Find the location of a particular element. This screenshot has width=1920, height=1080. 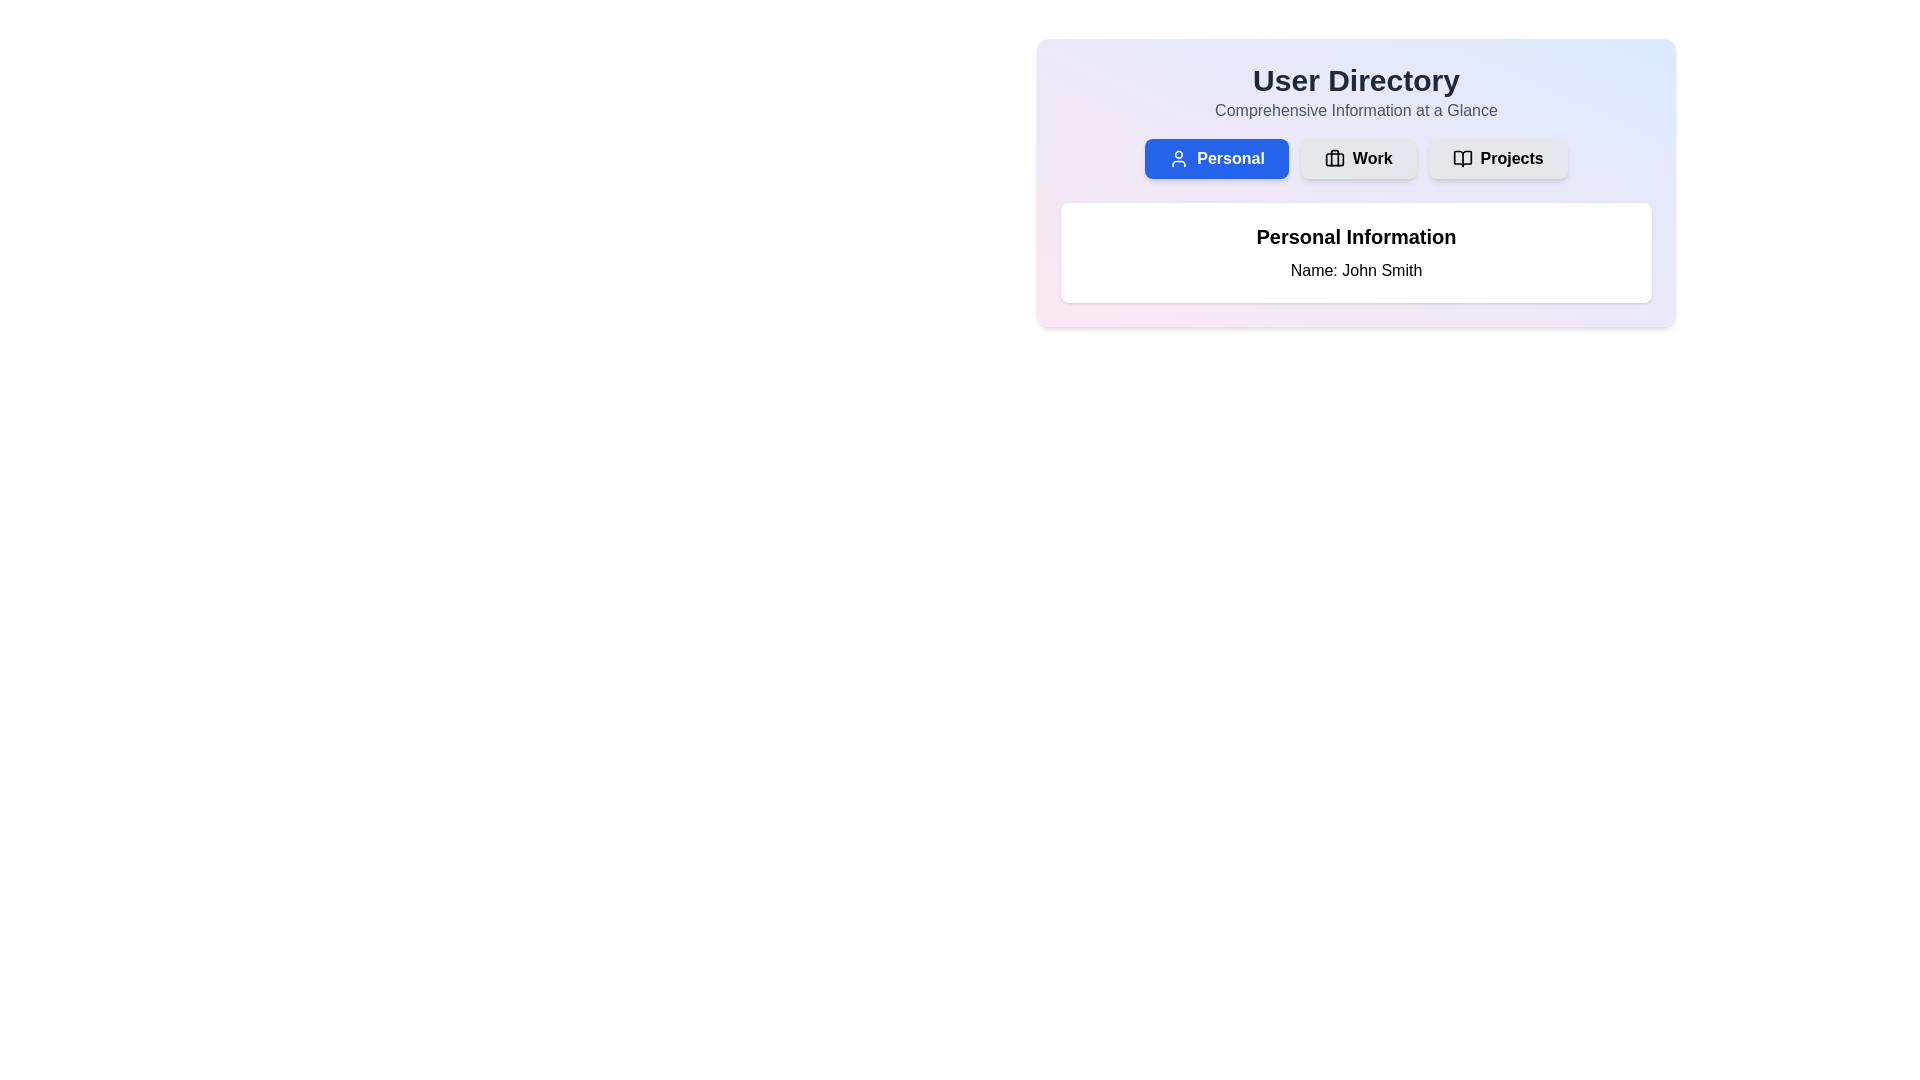

the 'Personal' button, which is a rounded rectangular button with a blue background and white text is located at coordinates (1216, 157).